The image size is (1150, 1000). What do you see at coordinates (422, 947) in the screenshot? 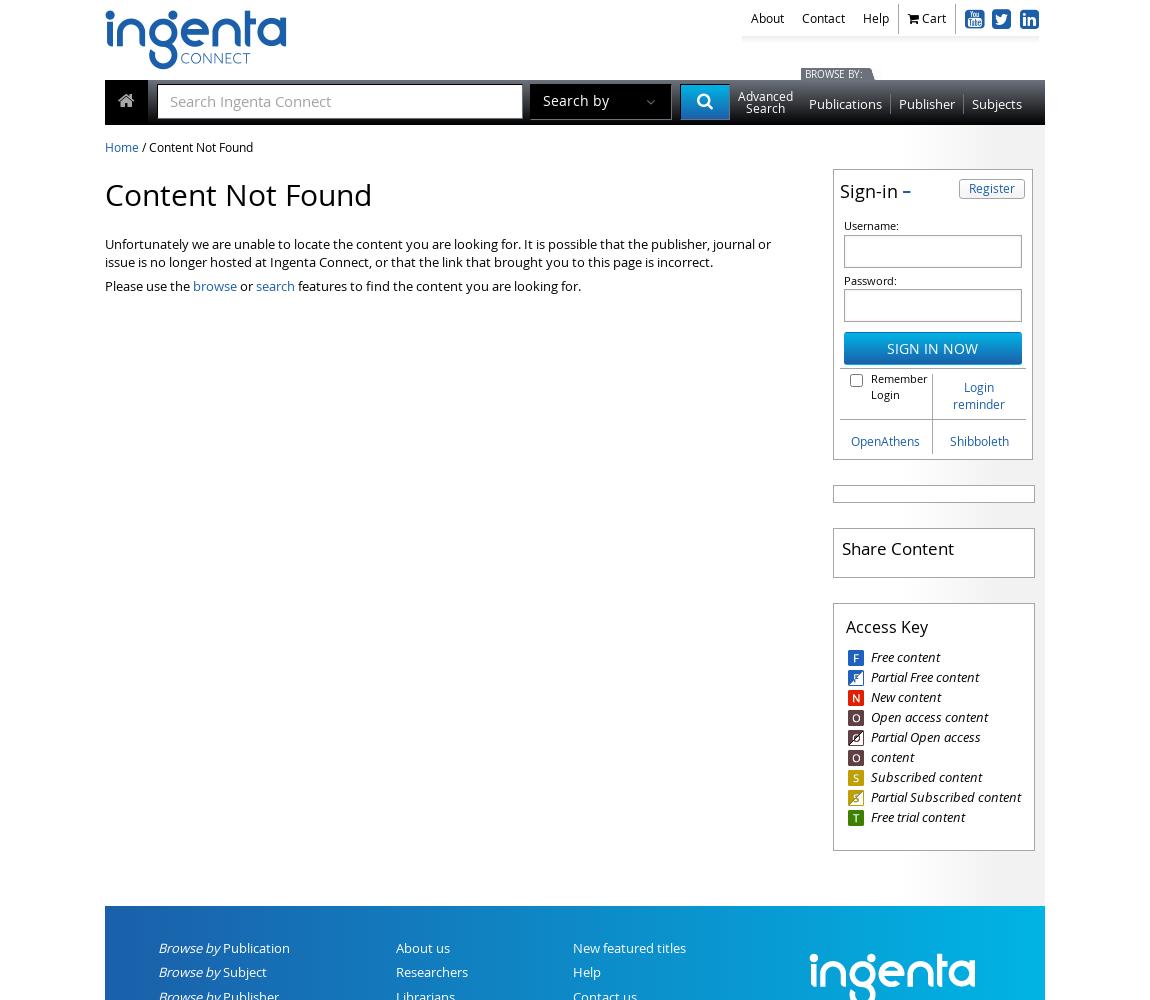
I see `'About us'` at bounding box center [422, 947].